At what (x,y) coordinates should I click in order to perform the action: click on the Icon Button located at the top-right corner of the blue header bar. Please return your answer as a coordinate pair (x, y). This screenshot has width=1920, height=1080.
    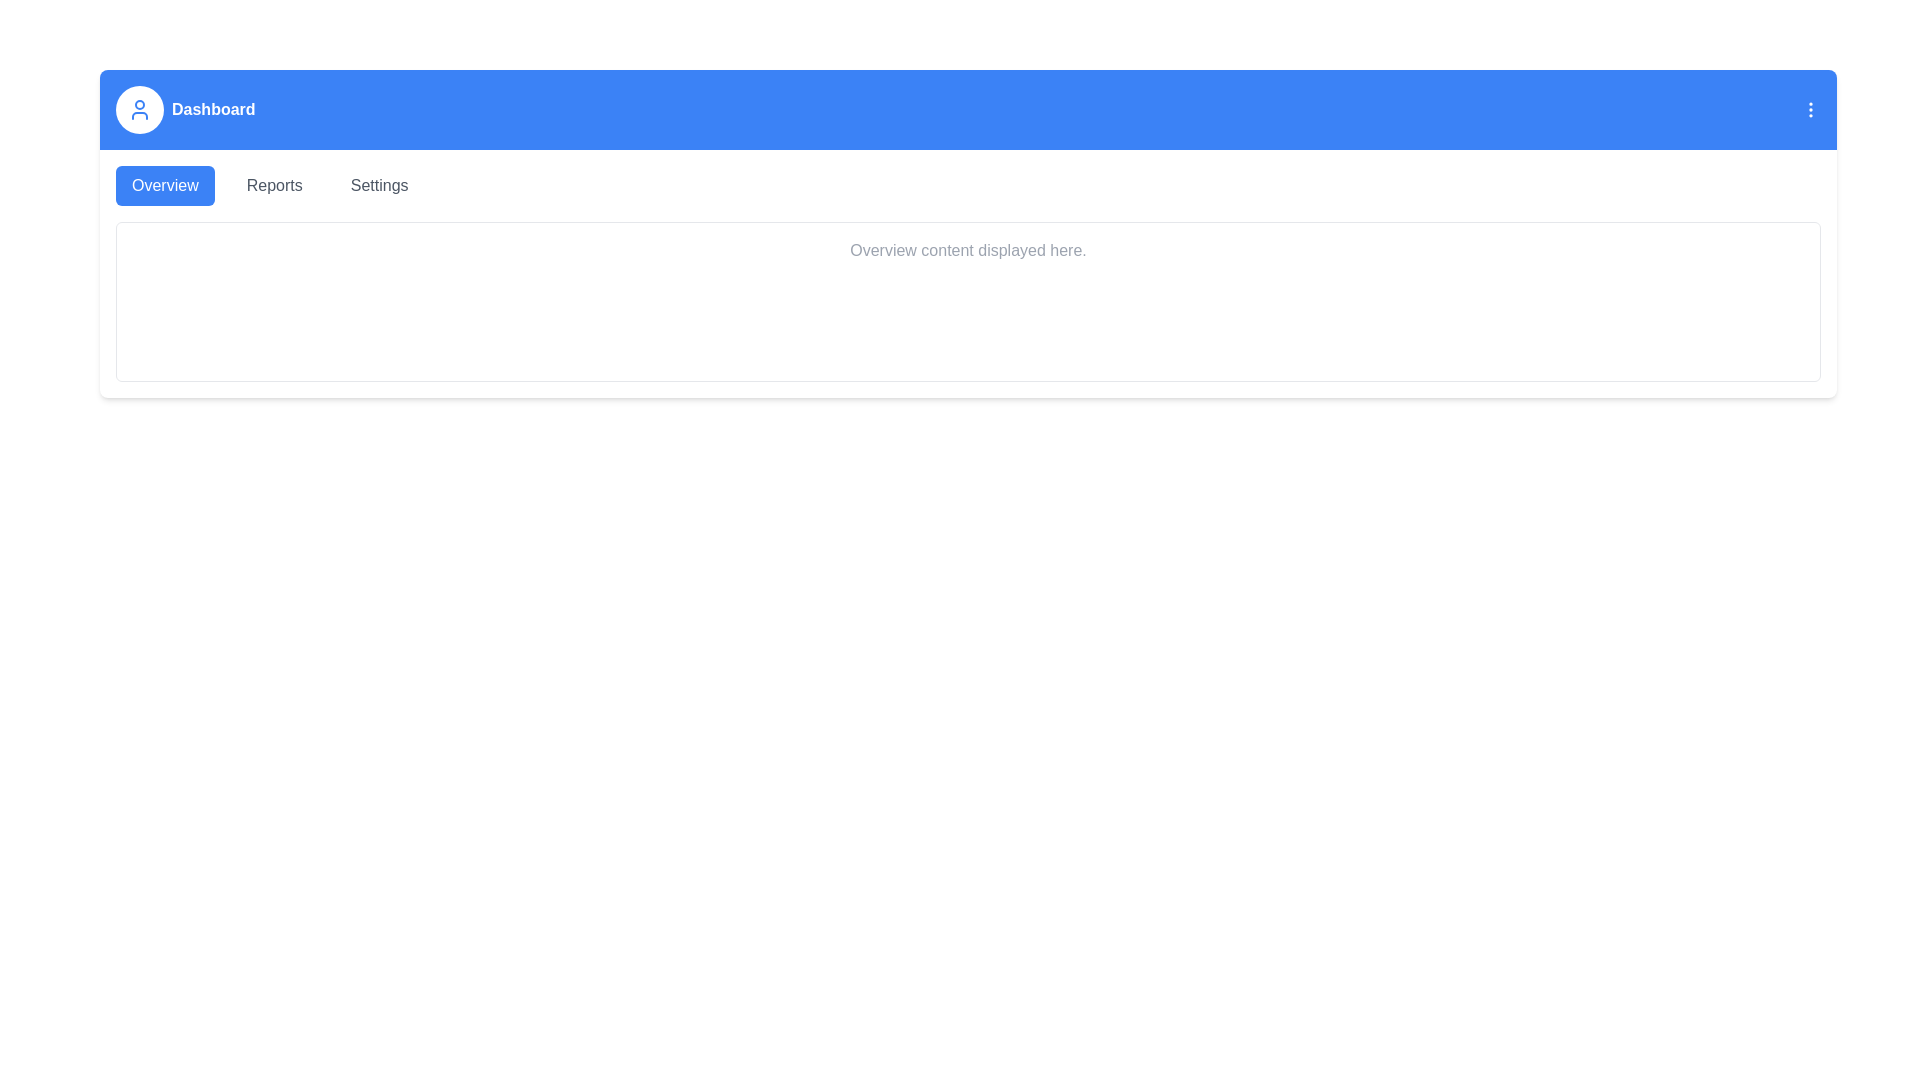
    Looking at the image, I should click on (1810, 110).